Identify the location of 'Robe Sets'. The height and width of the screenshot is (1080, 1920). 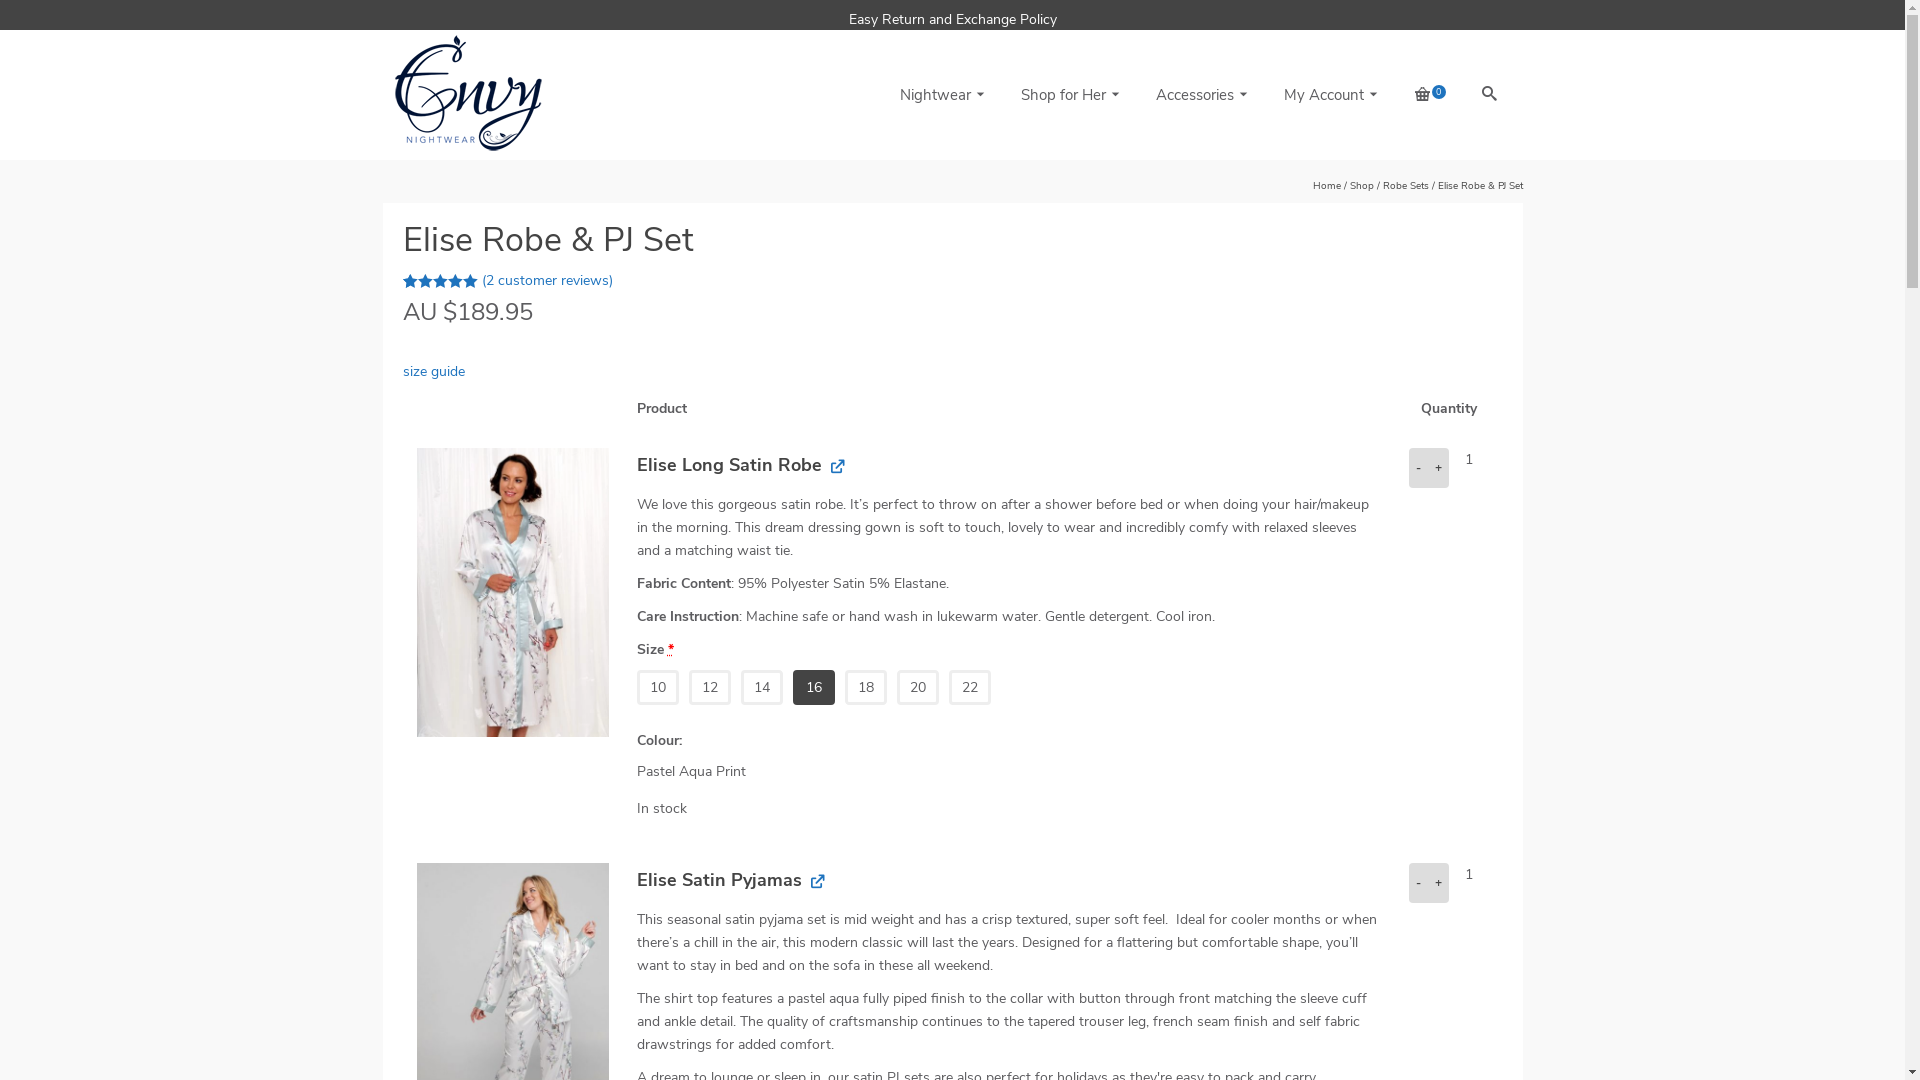
(1404, 185).